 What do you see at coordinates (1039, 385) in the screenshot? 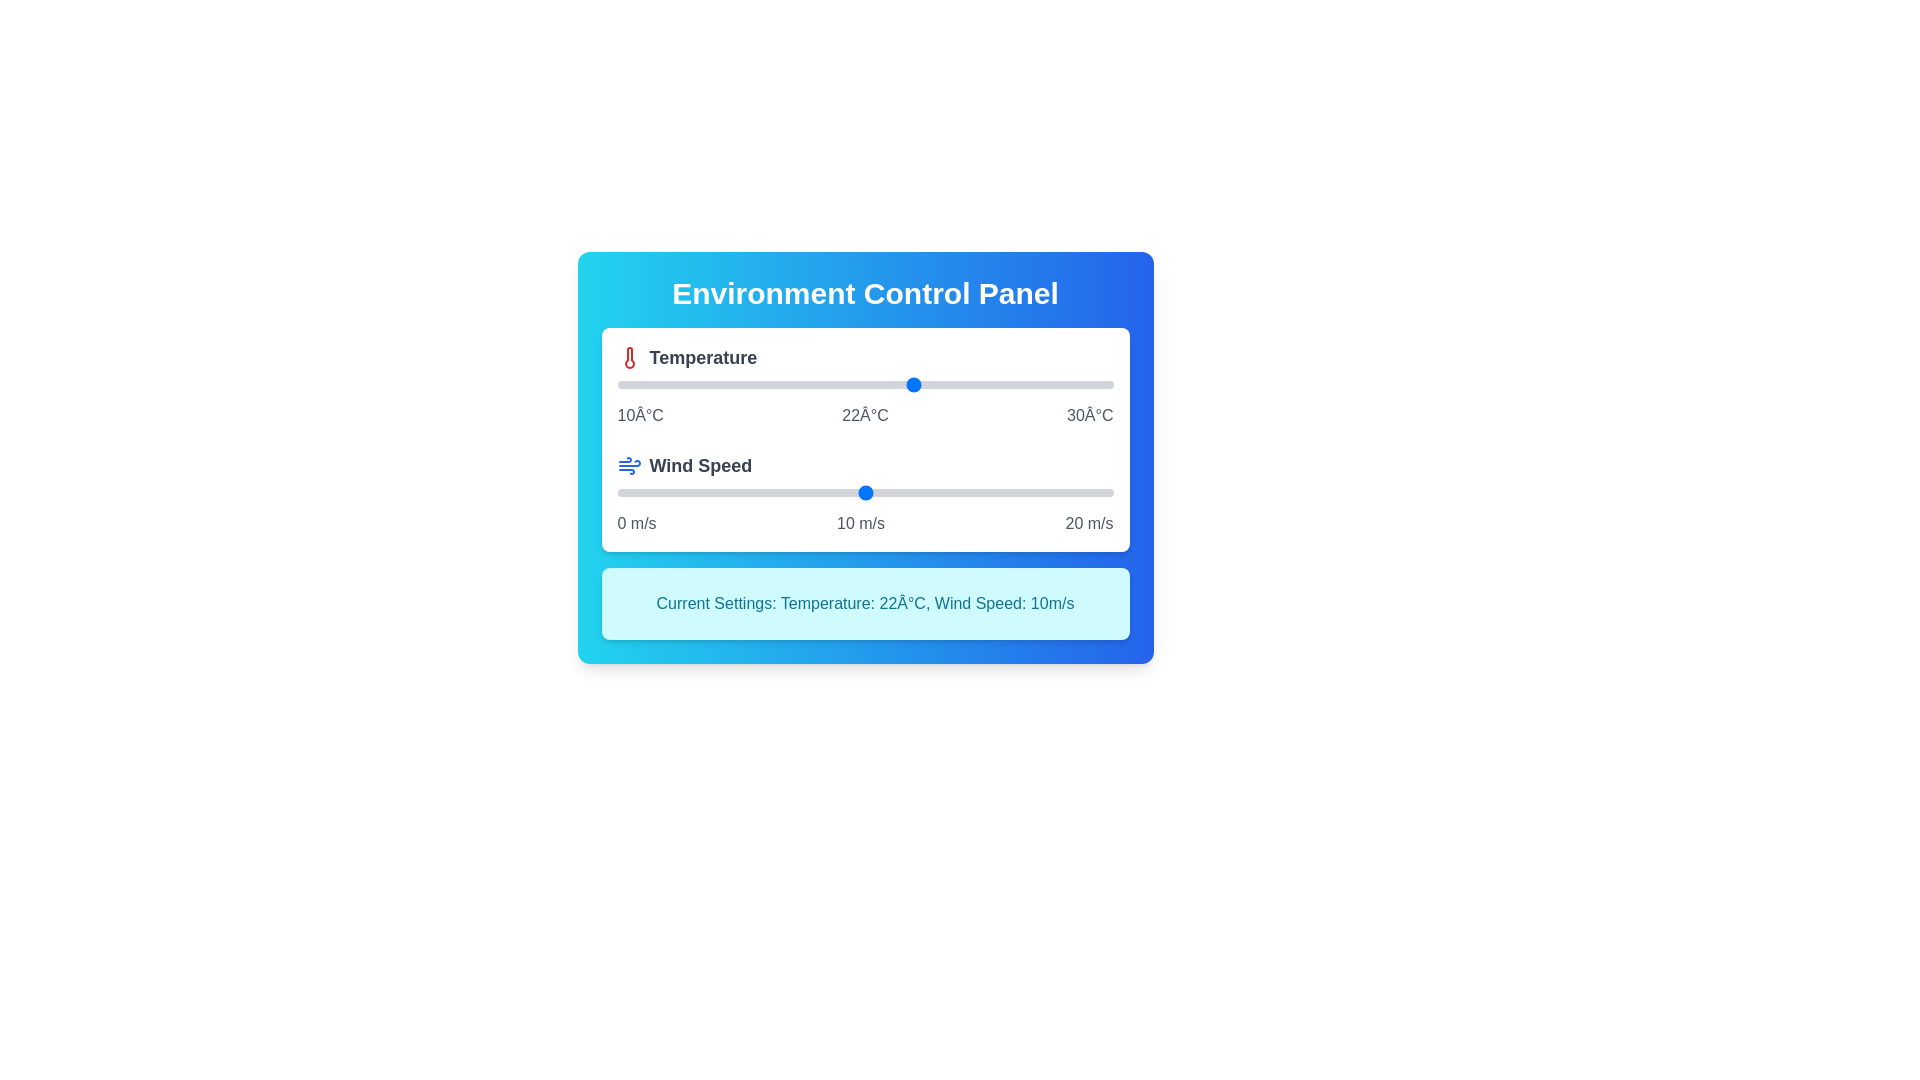
I see `the temperature slider to 27°C` at bounding box center [1039, 385].